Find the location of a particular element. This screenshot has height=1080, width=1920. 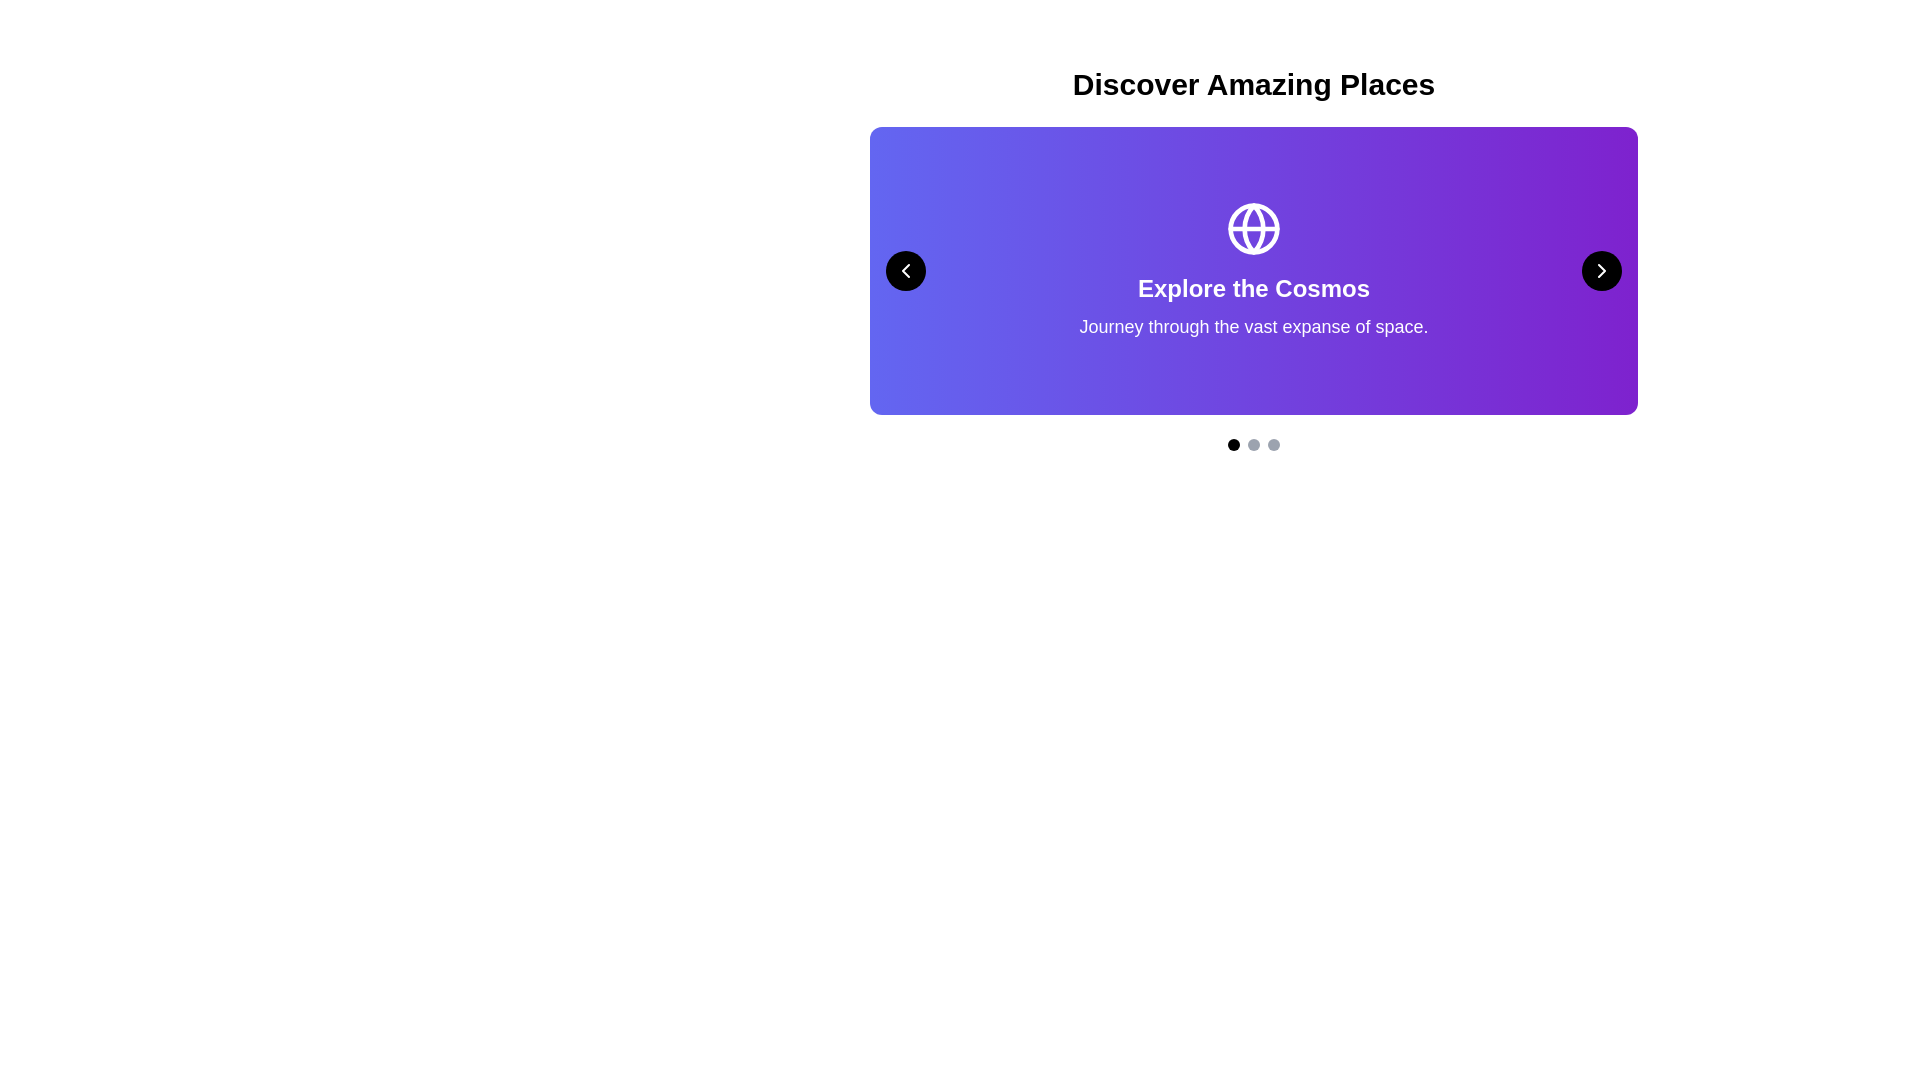

the inactive gray circular icon located in the middle of three horizontally aligned components beneath a larger visual section is located at coordinates (1252, 443).